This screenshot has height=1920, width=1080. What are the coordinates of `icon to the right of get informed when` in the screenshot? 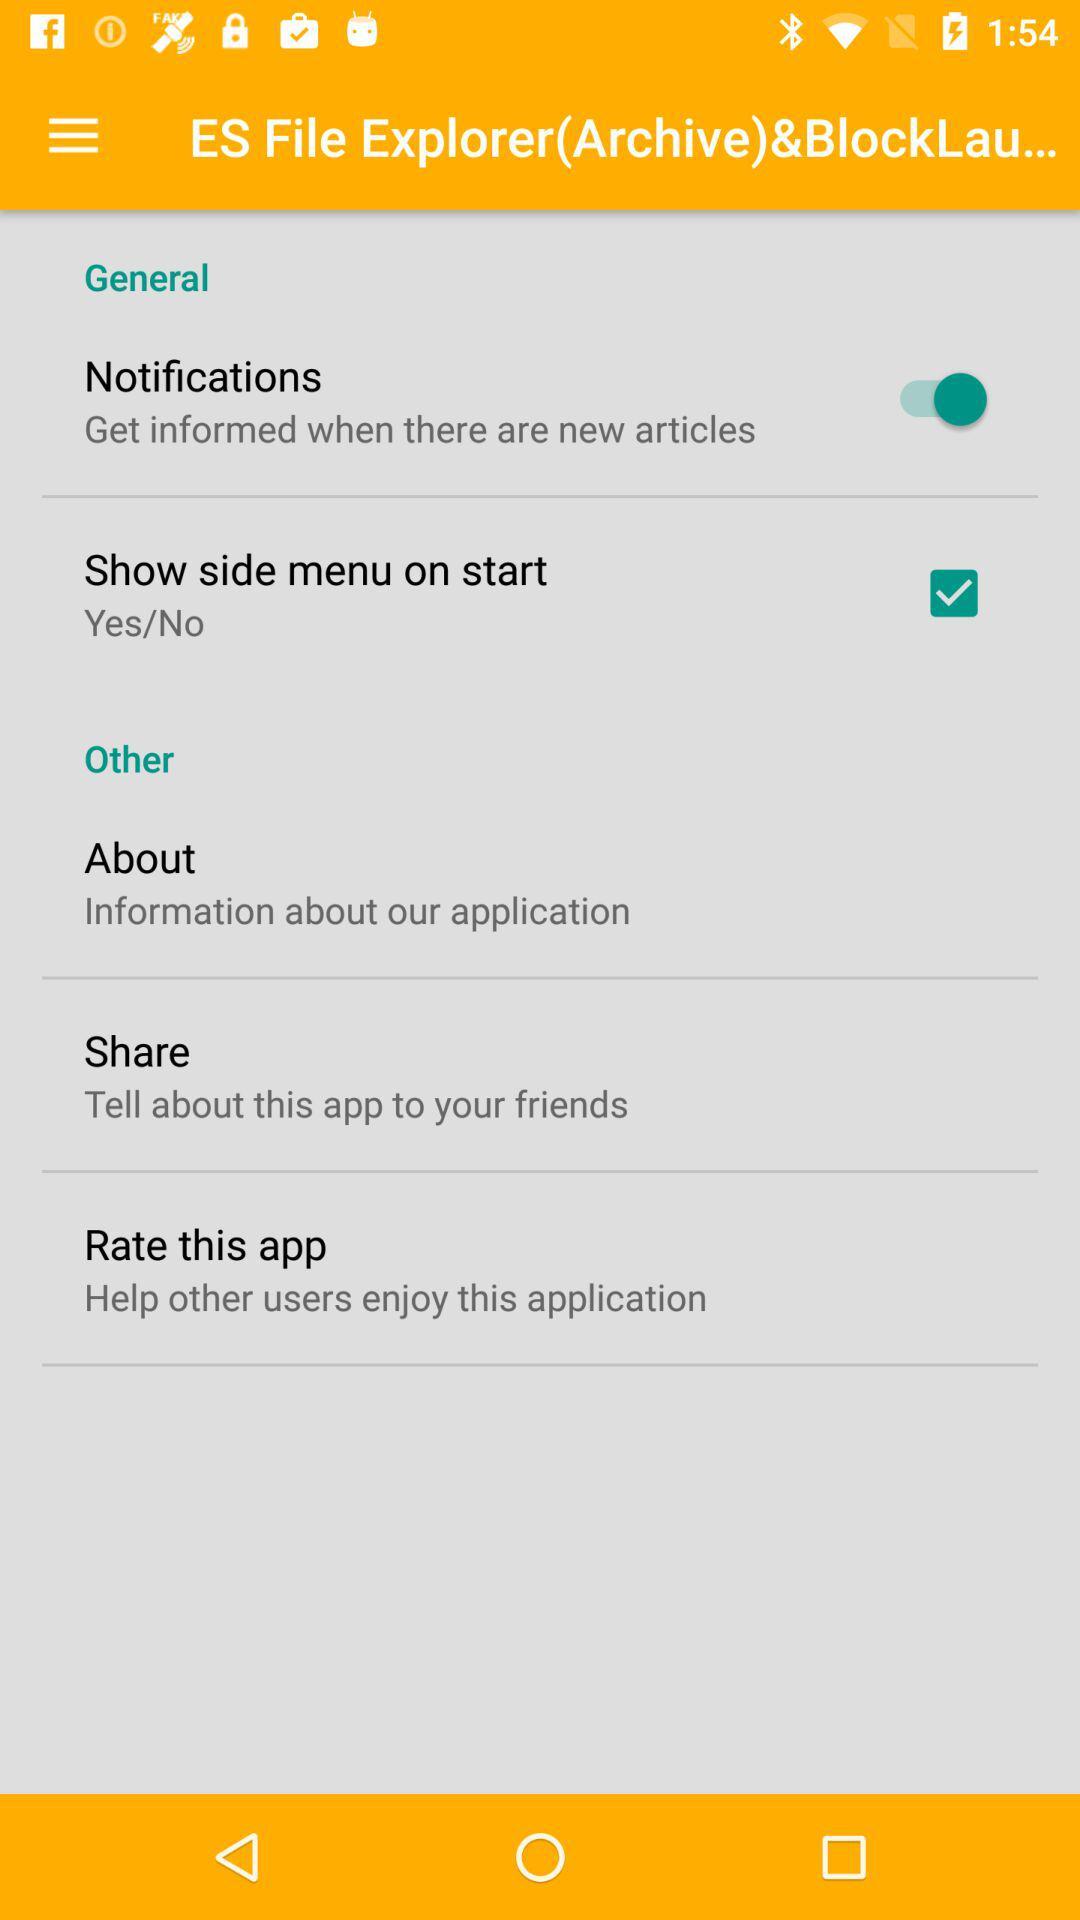 It's located at (933, 399).